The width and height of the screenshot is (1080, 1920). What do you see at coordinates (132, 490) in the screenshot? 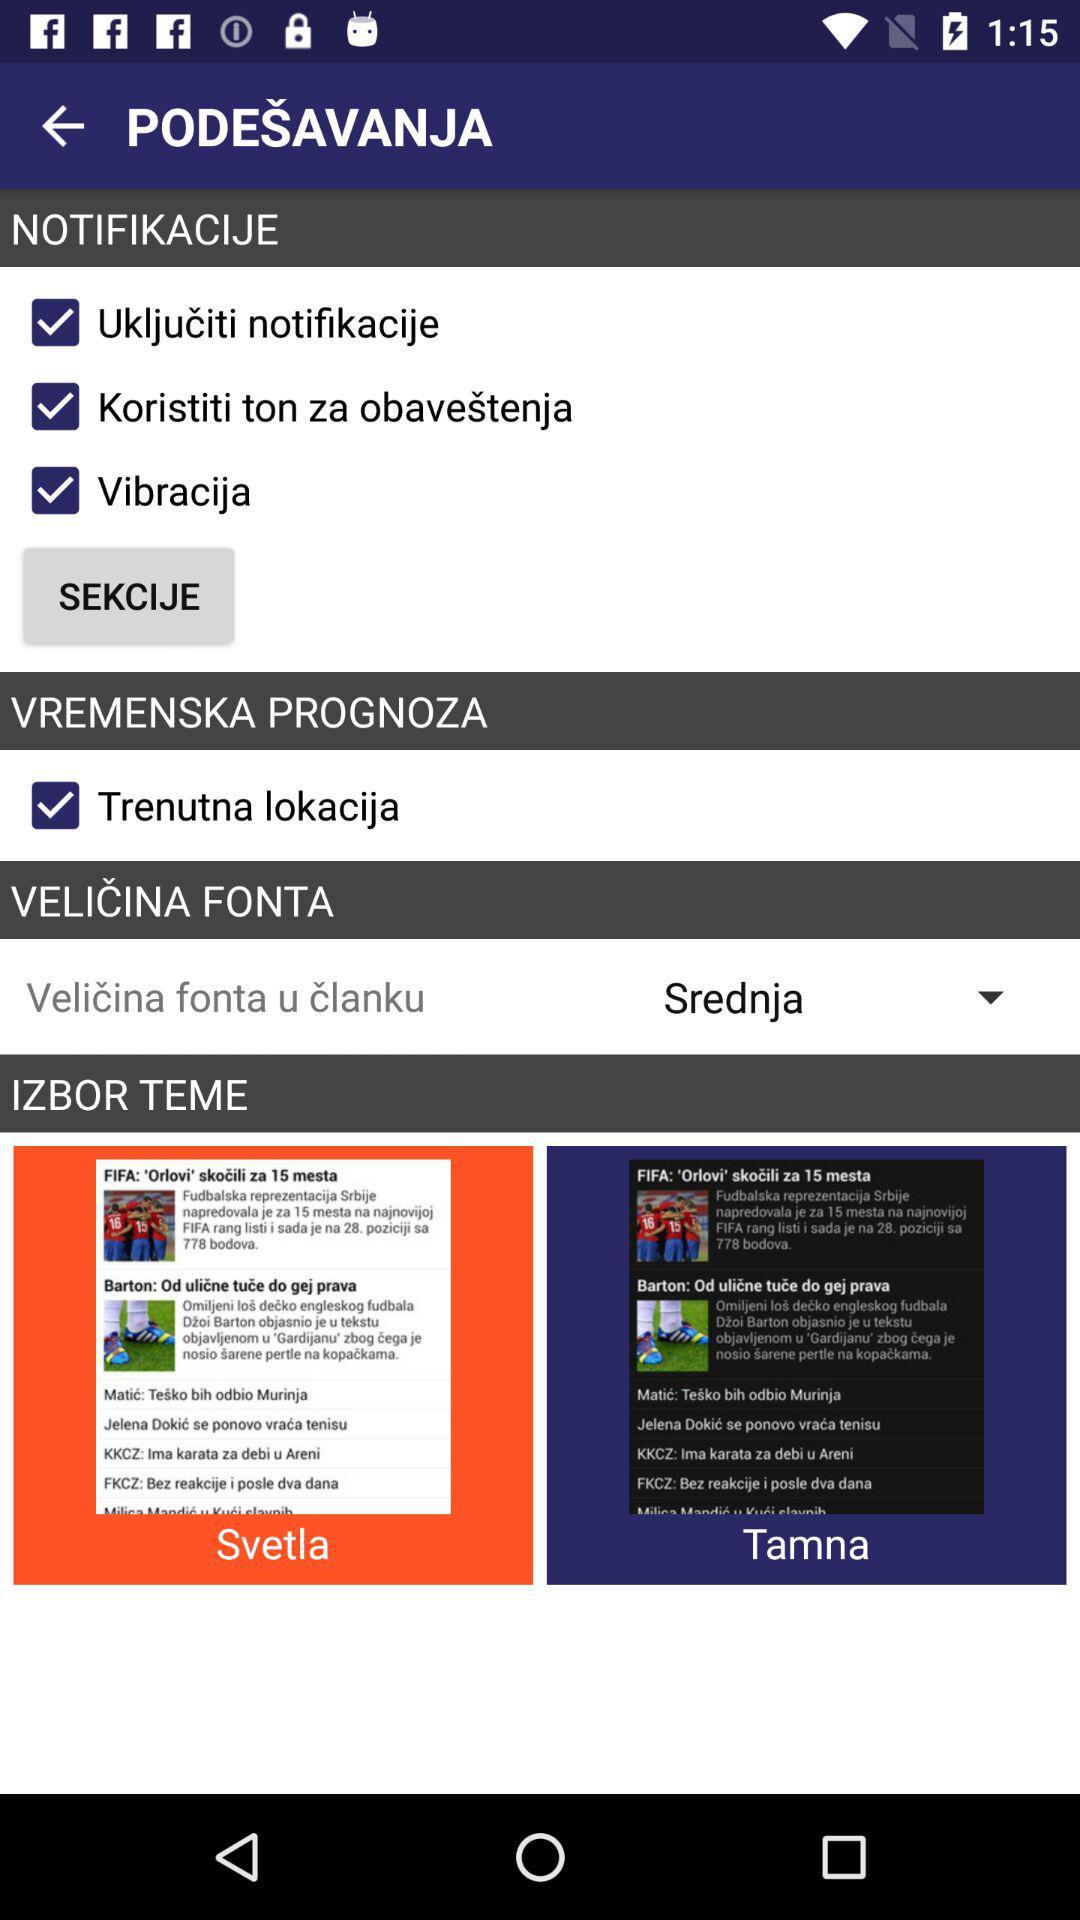
I see `vibracija item` at bounding box center [132, 490].